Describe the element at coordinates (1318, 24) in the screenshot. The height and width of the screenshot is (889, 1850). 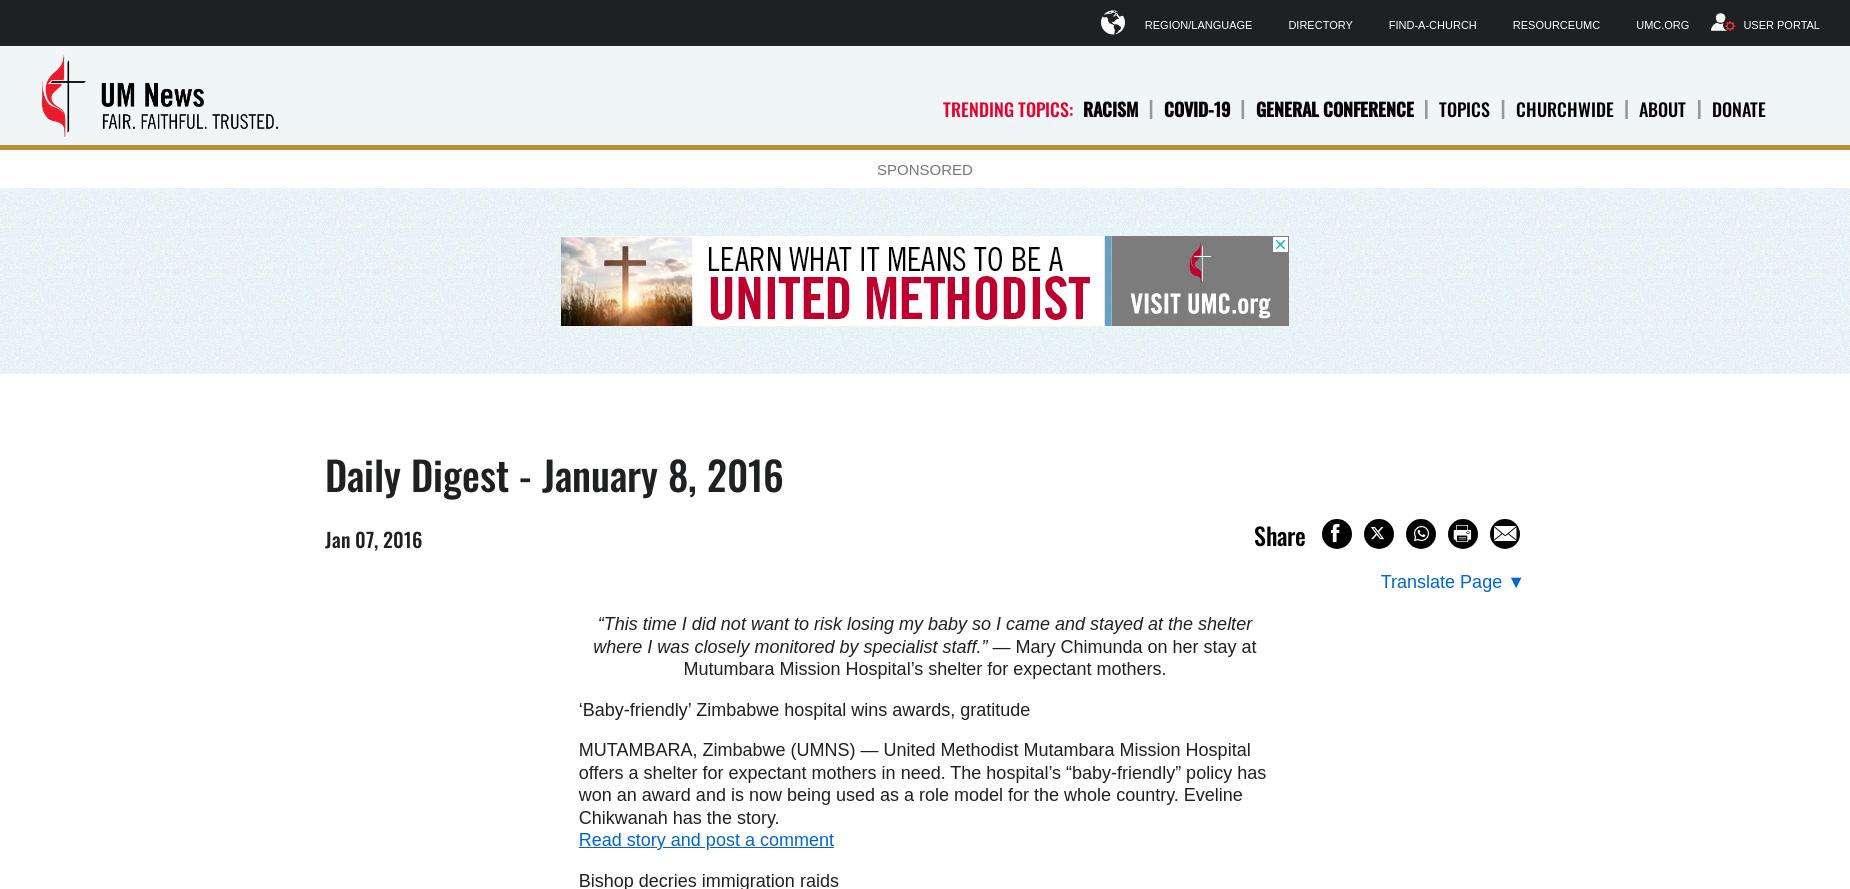
I see `'Directory'` at that location.